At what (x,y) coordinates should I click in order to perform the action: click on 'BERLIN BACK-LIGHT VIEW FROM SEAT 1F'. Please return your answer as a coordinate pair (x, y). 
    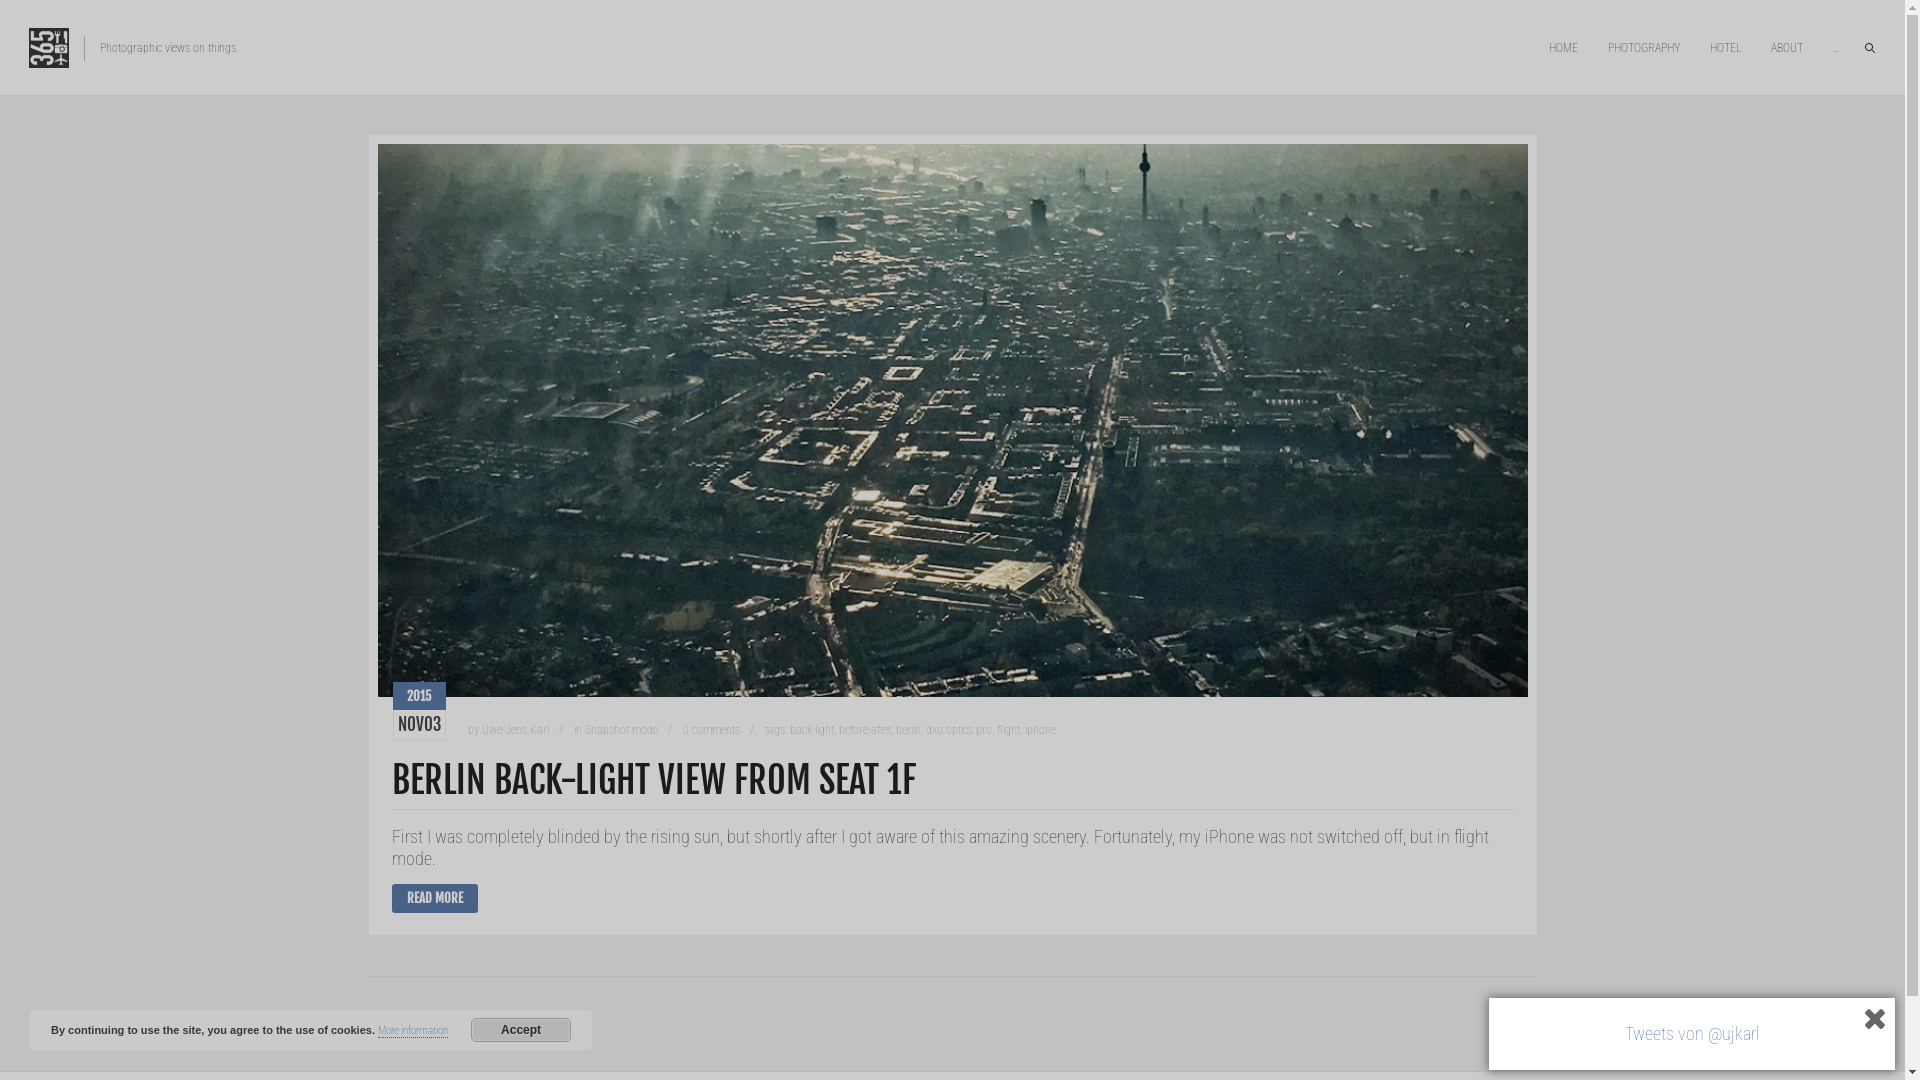
    Looking at the image, I should click on (653, 779).